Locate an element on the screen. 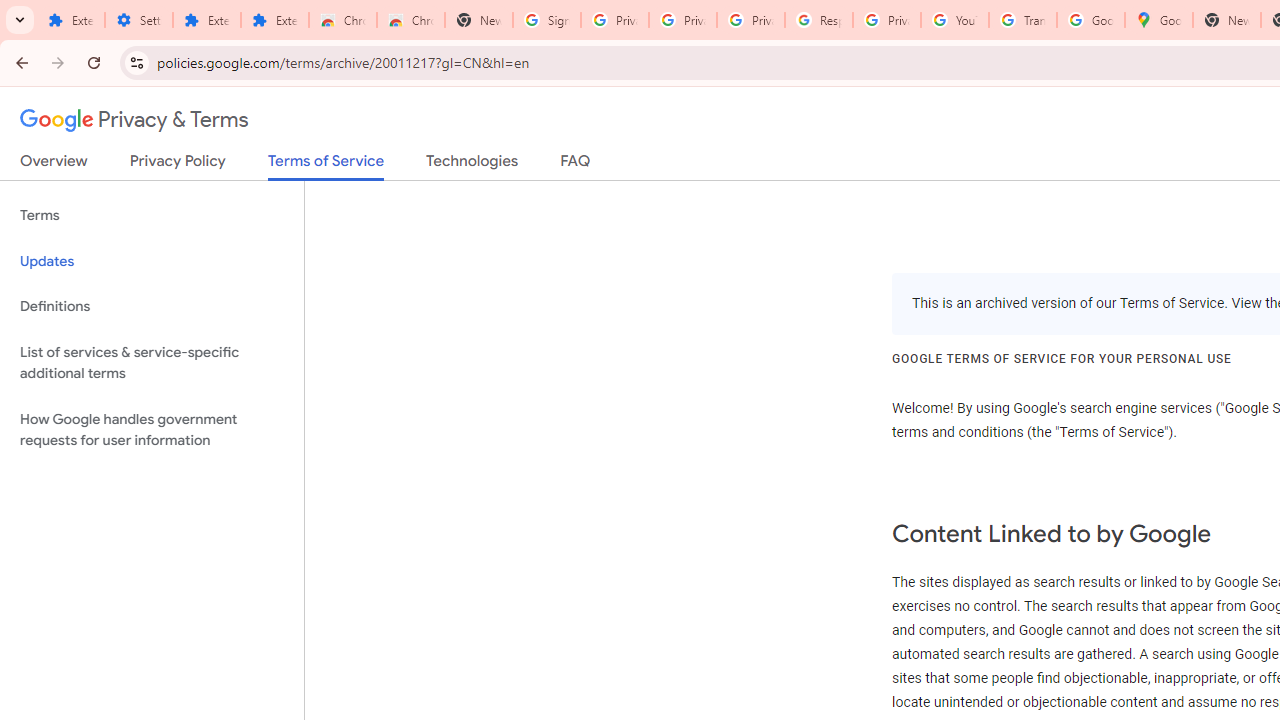 The image size is (1280, 720). 'Chrome Web Store - Themes' is located at coordinates (410, 20).